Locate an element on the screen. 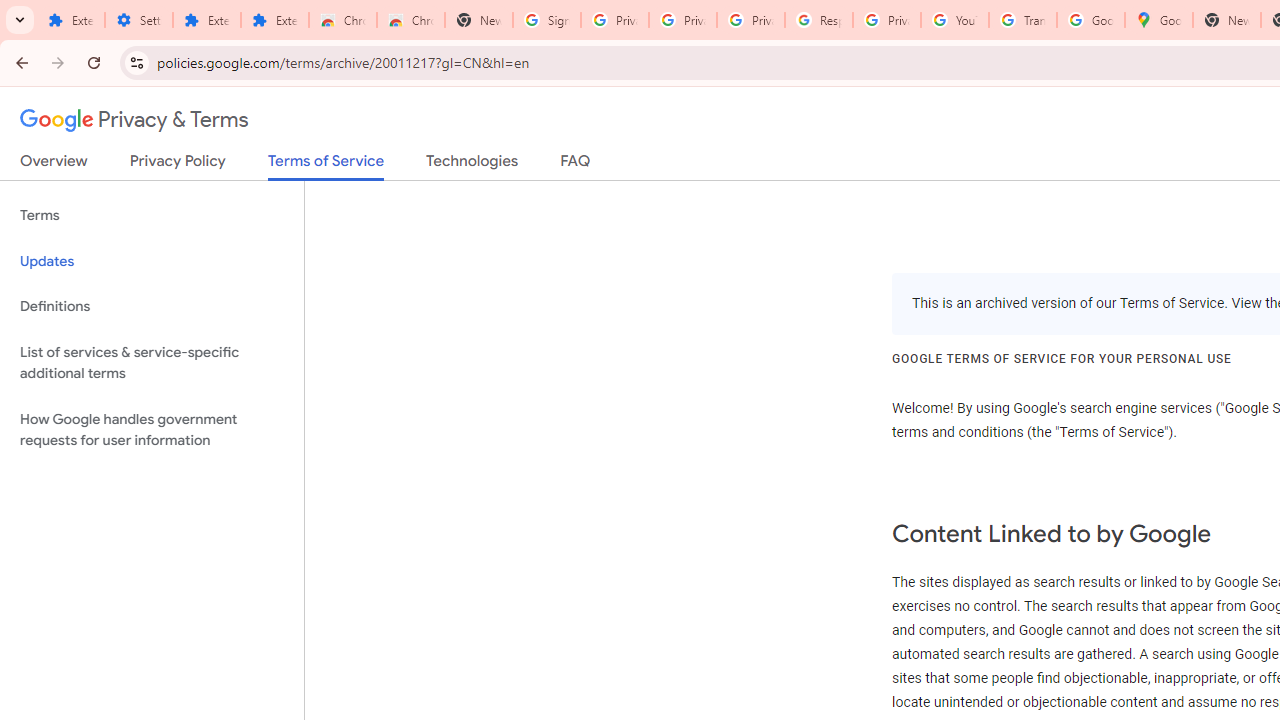 The image size is (1280, 720). 'Chrome Web Store - Themes' is located at coordinates (410, 20).